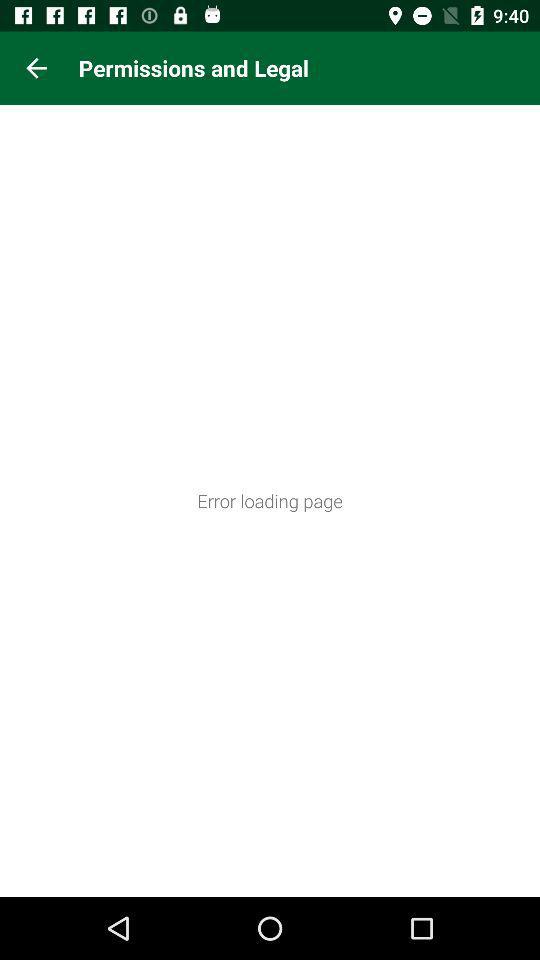 The height and width of the screenshot is (960, 540). I want to click on the icon next to the permissions and legal, so click(36, 68).